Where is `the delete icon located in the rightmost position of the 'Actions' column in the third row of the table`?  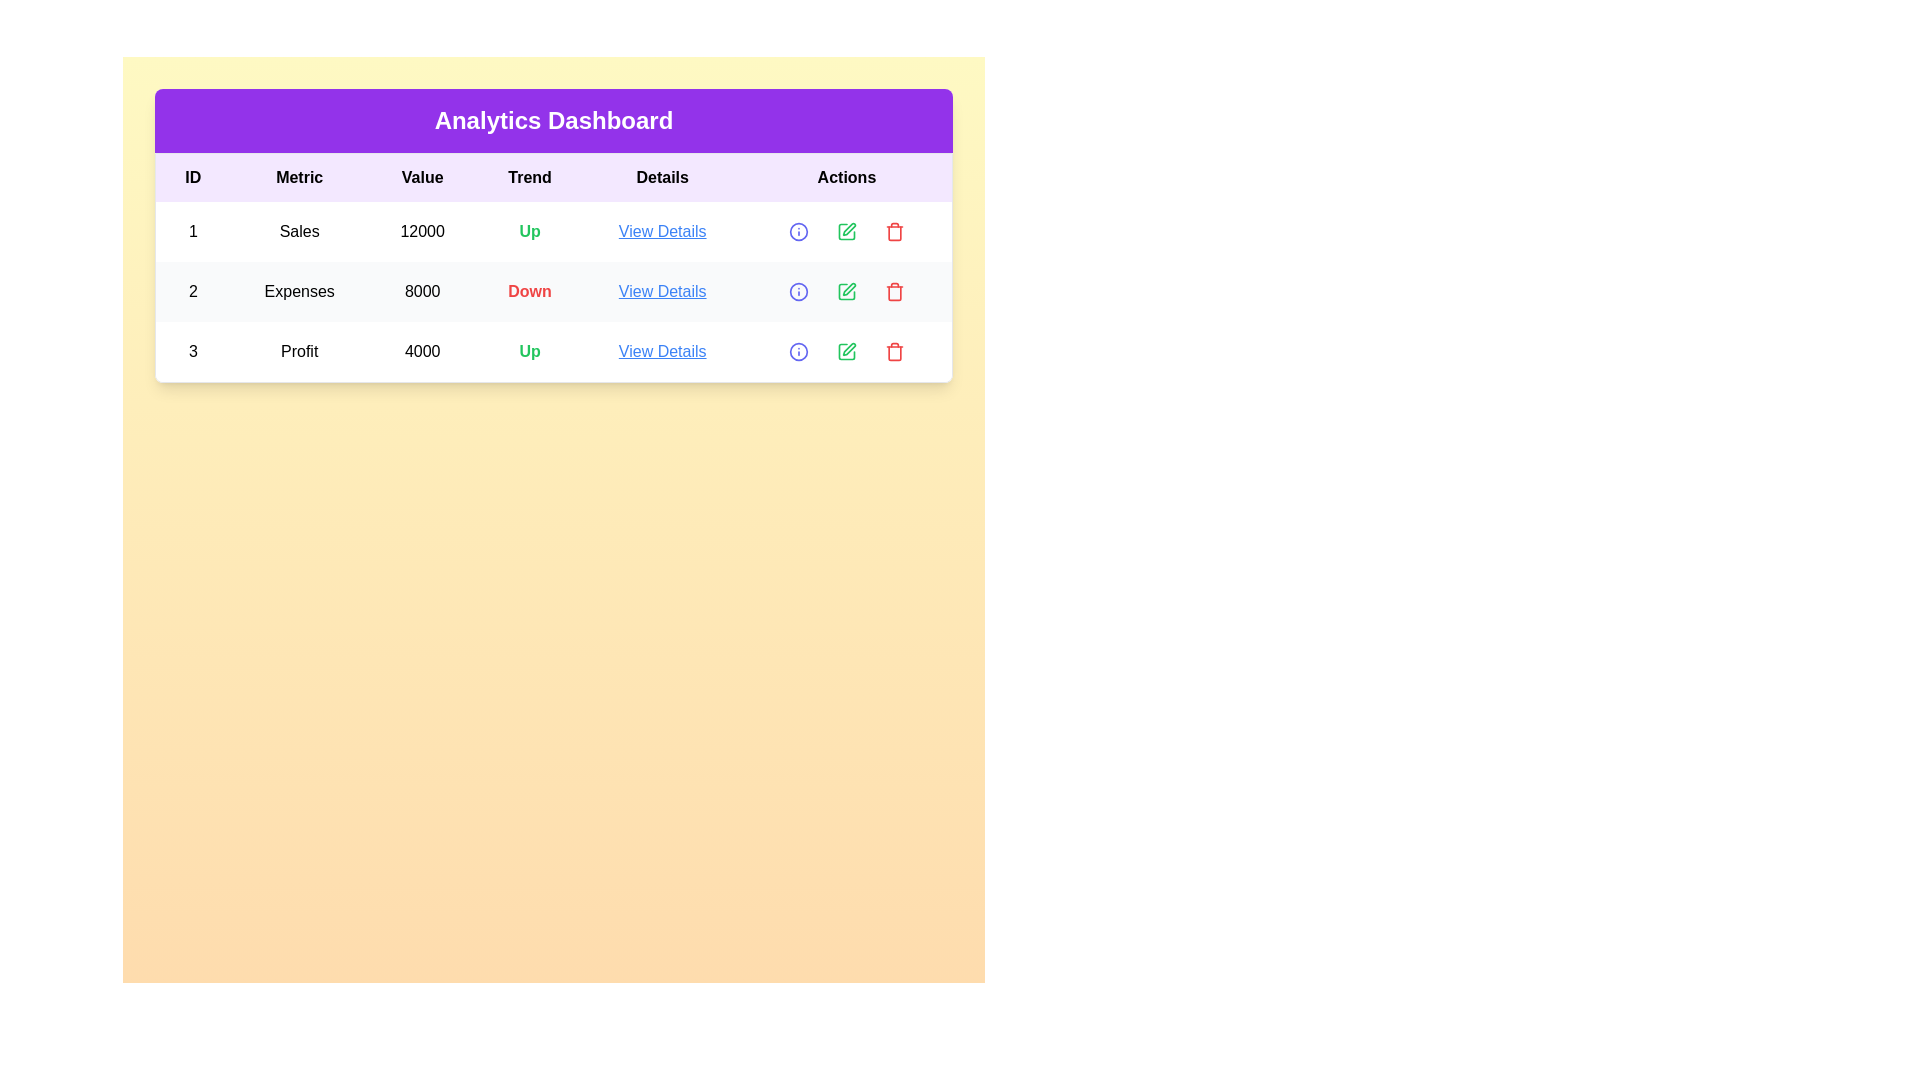 the delete icon located in the rightmost position of the 'Actions' column in the third row of the table is located at coordinates (893, 350).